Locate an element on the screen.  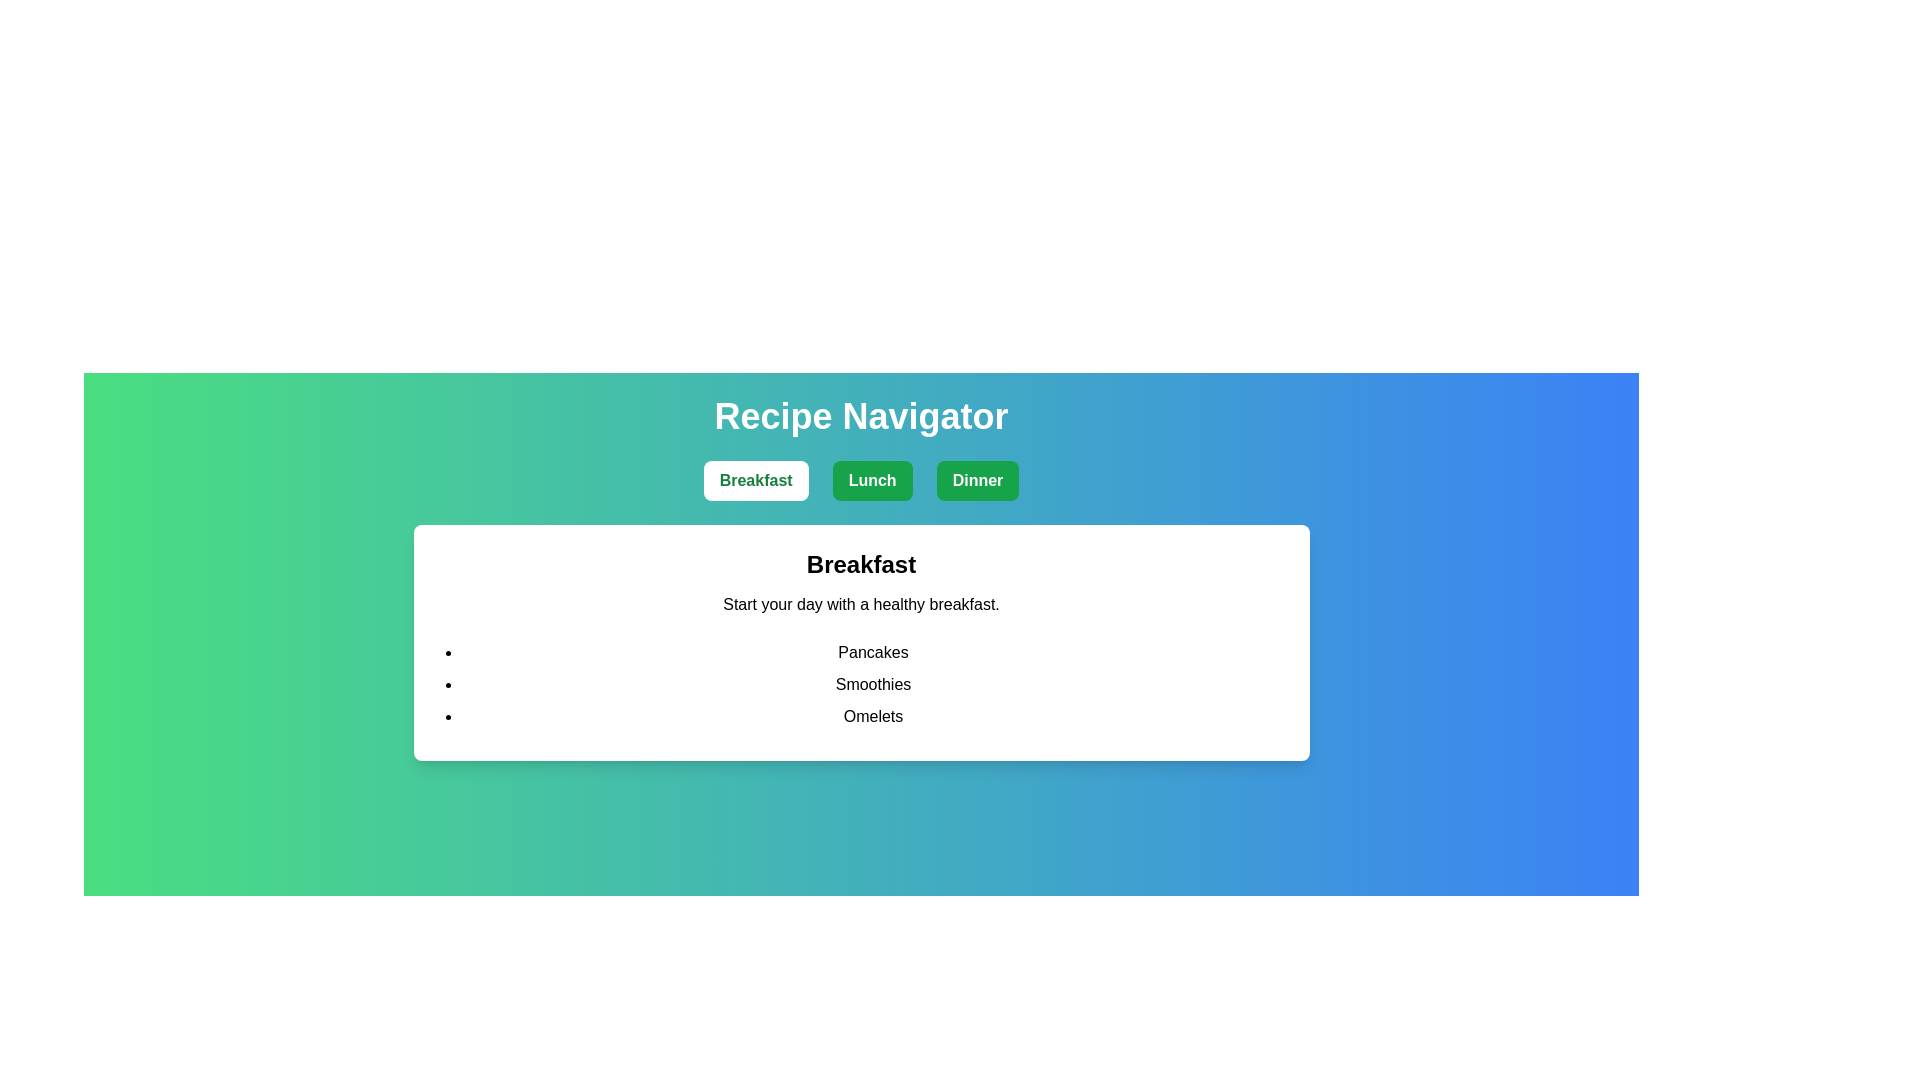
the Breakfast tab to view its recipes is located at coordinates (754, 481).